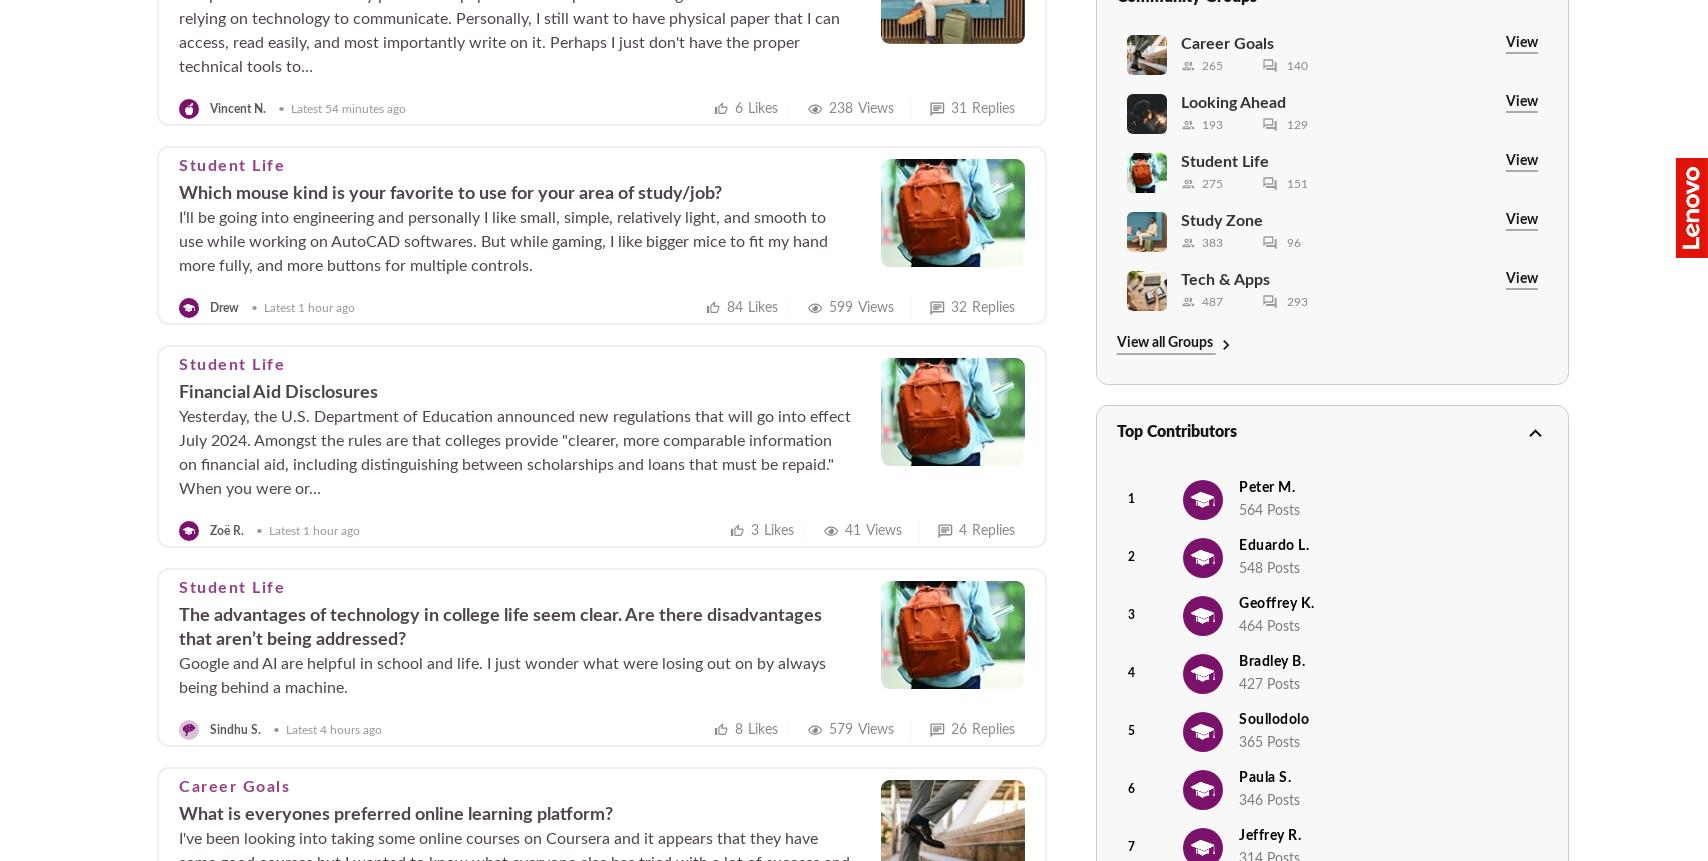 This screenshot has width=1708, height=861. I want to click on 'Bradley b.', so click(1271, 662).